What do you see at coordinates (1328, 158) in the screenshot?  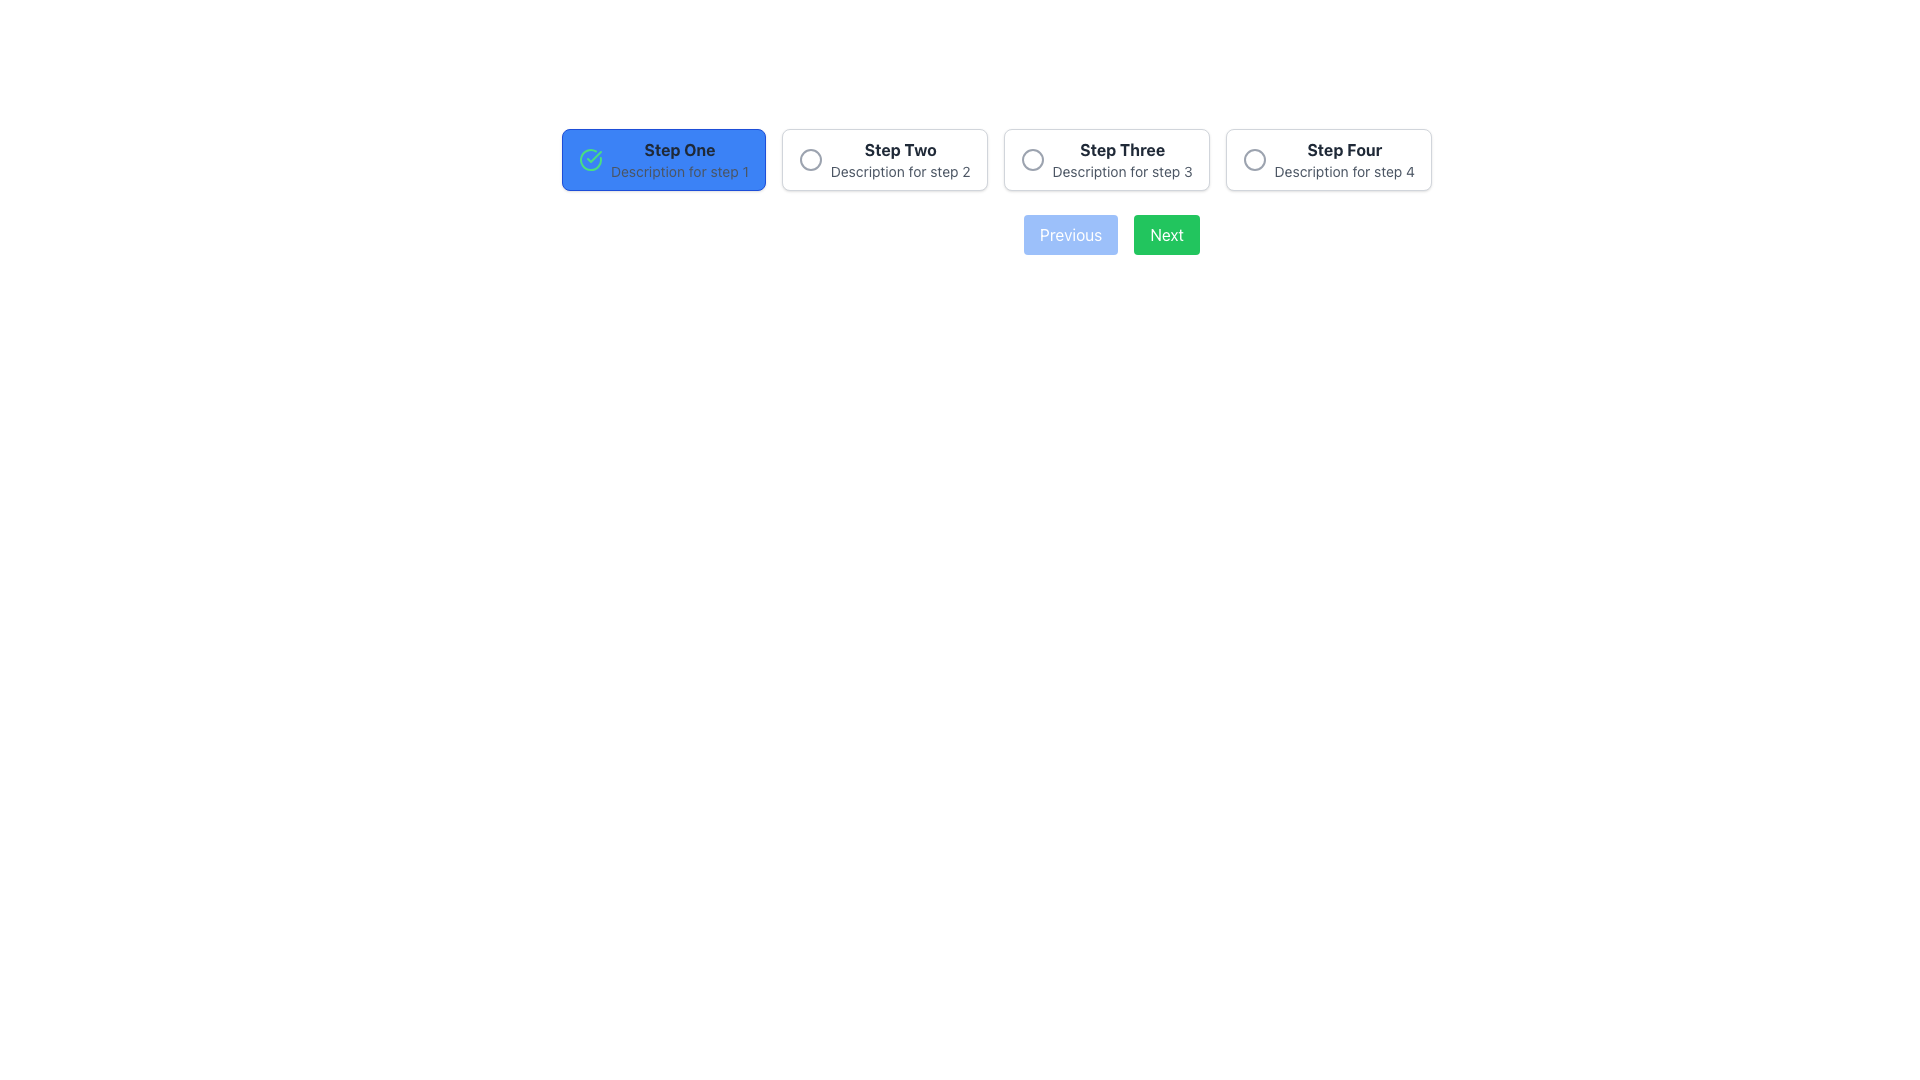 I see `the fourth radio button in the 'flex gap-4' group` at bounding box center [1328, 158].